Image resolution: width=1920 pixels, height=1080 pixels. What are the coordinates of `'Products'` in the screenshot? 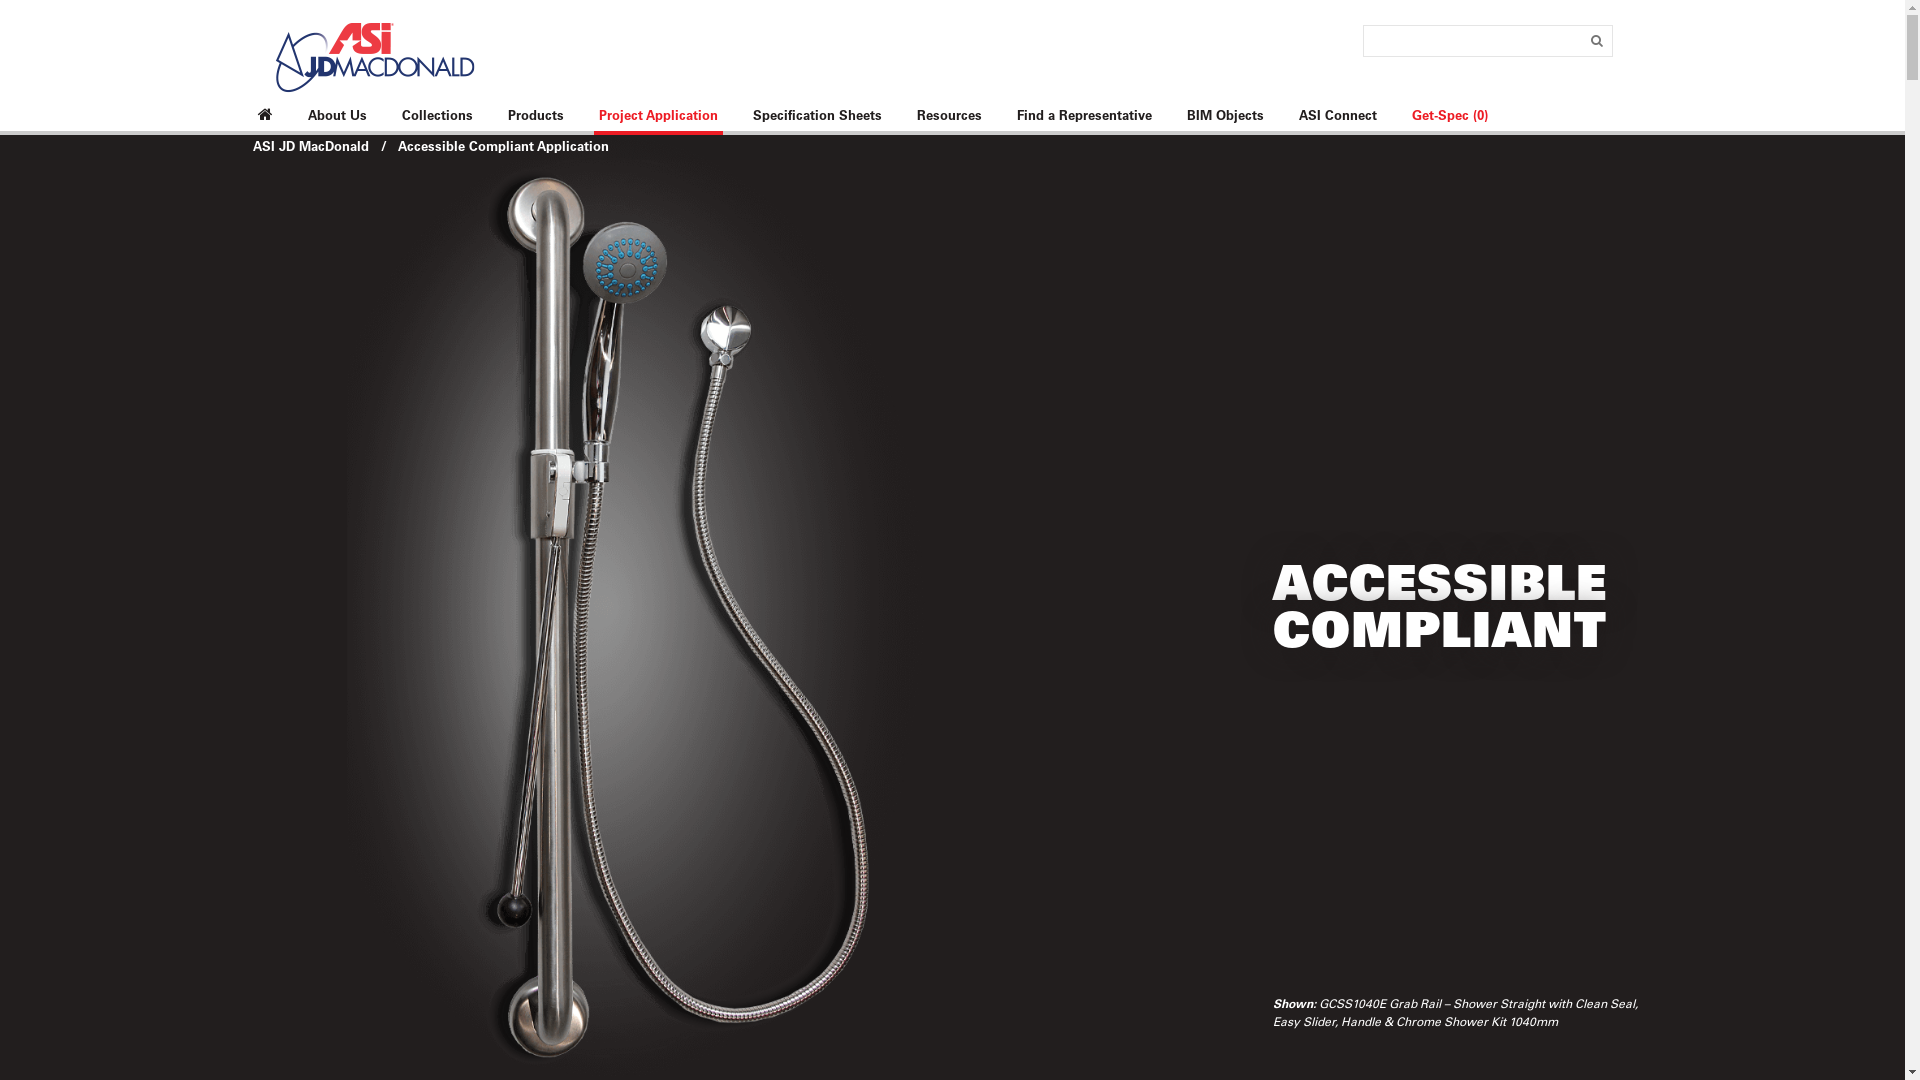 It's located at (534, 115).